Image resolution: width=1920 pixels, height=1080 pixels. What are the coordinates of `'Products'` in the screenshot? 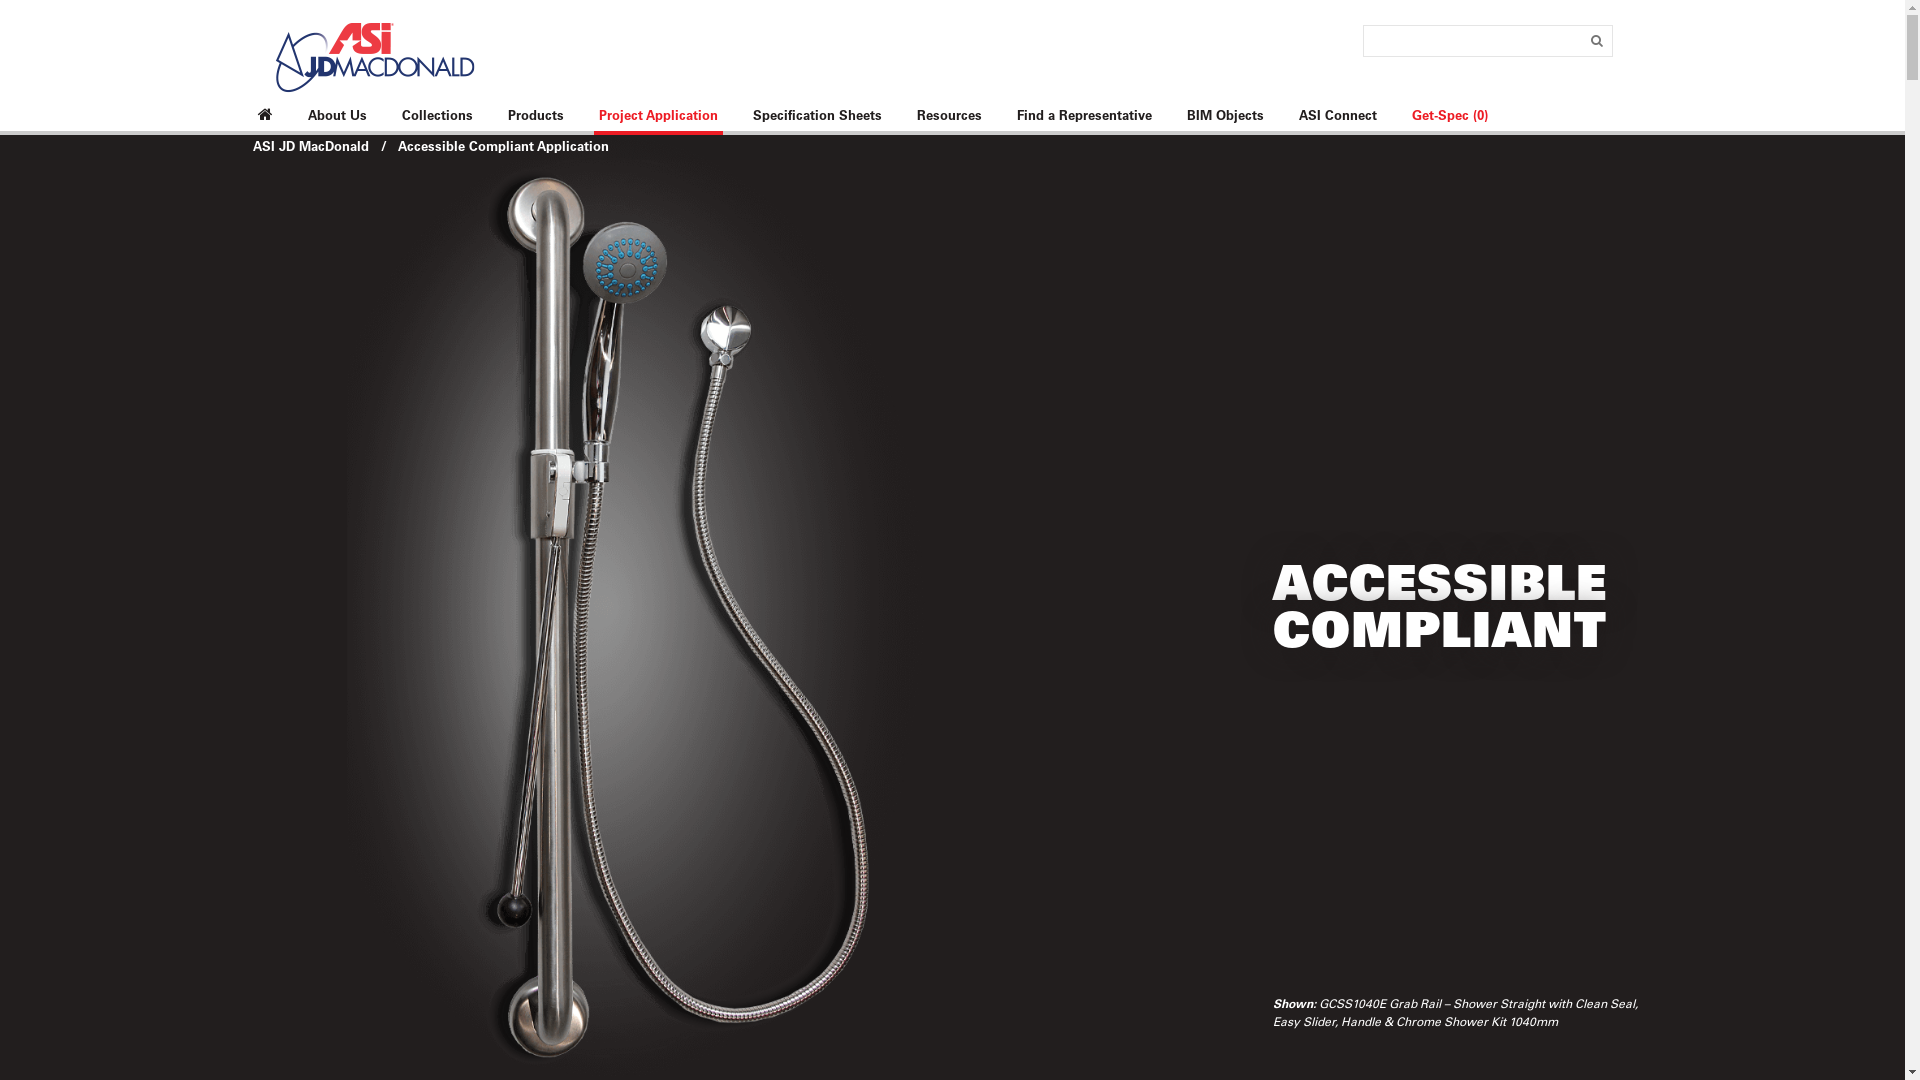 It's located at (534, 115).